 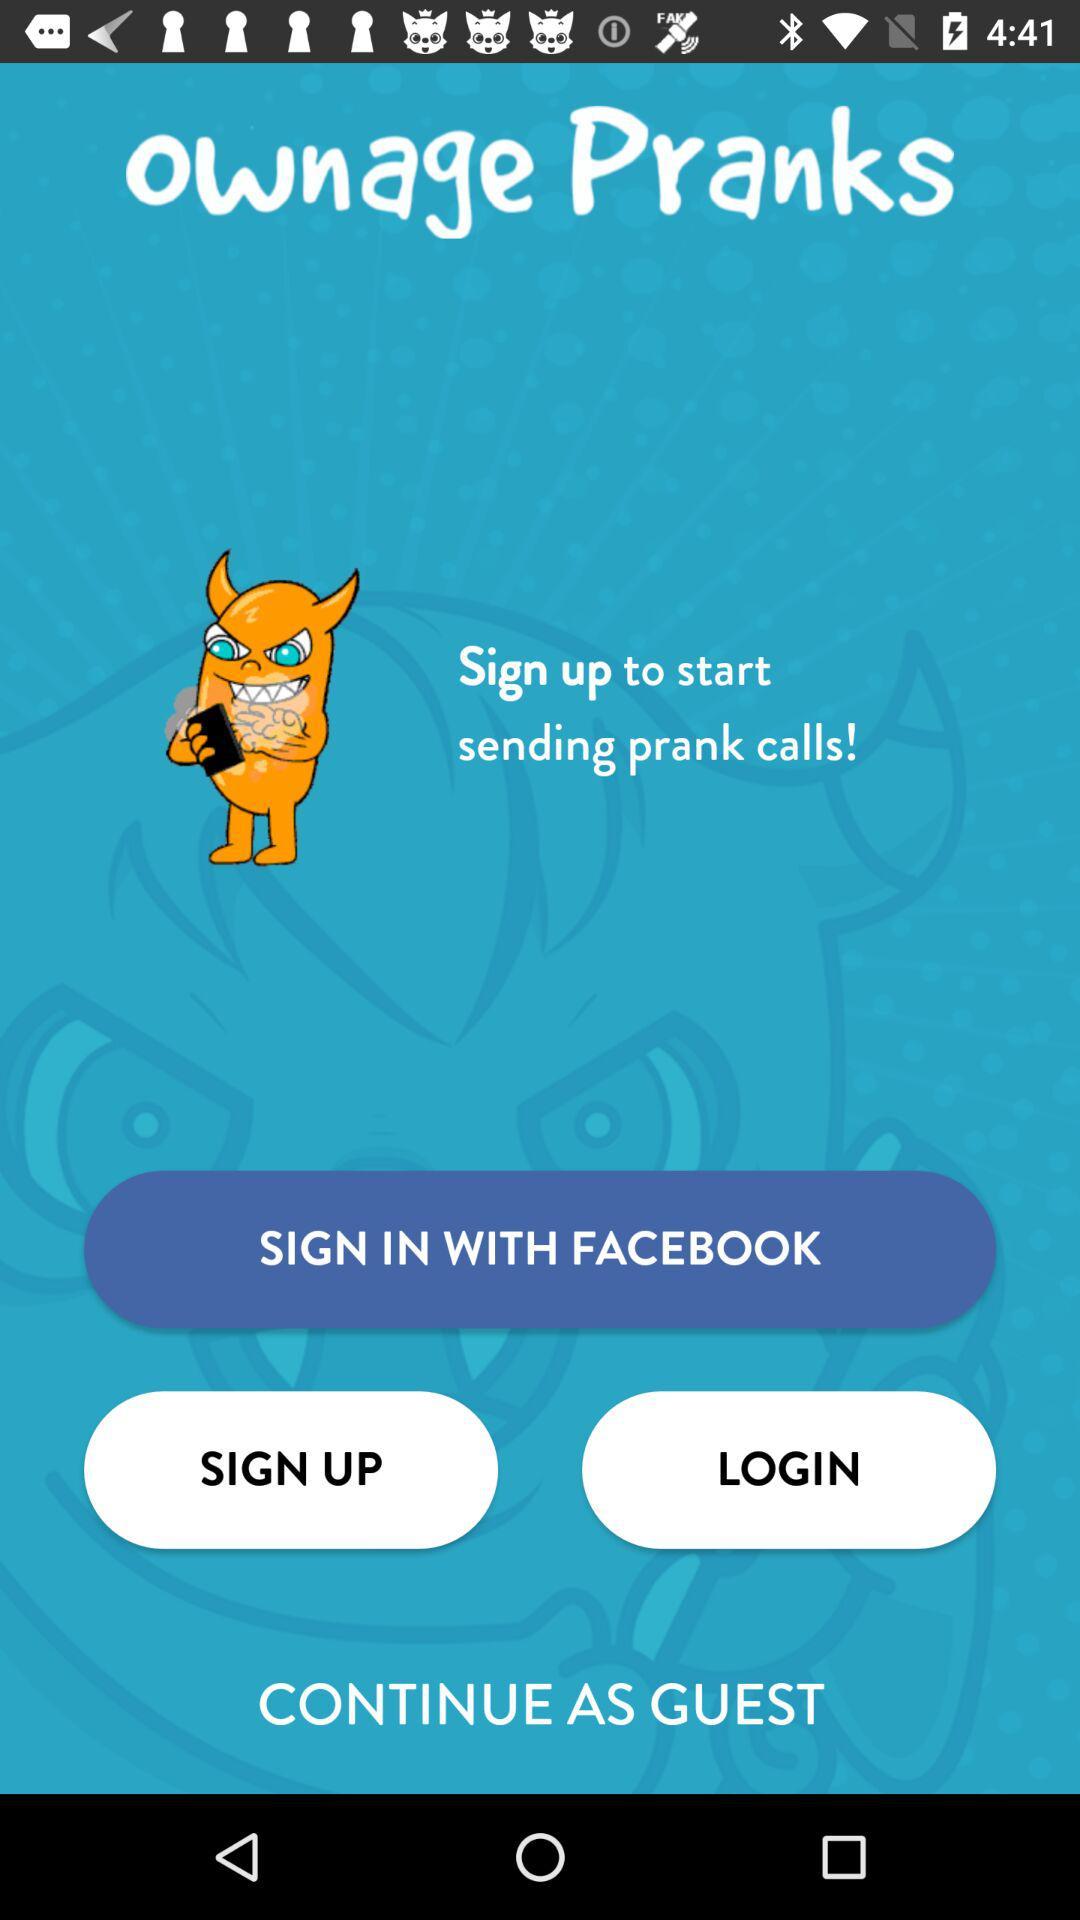 What do you see at coordinates (788, 1469) in the screenshot?
I see `the icon below the sign in with icon` at bounding box center [788, 1469].